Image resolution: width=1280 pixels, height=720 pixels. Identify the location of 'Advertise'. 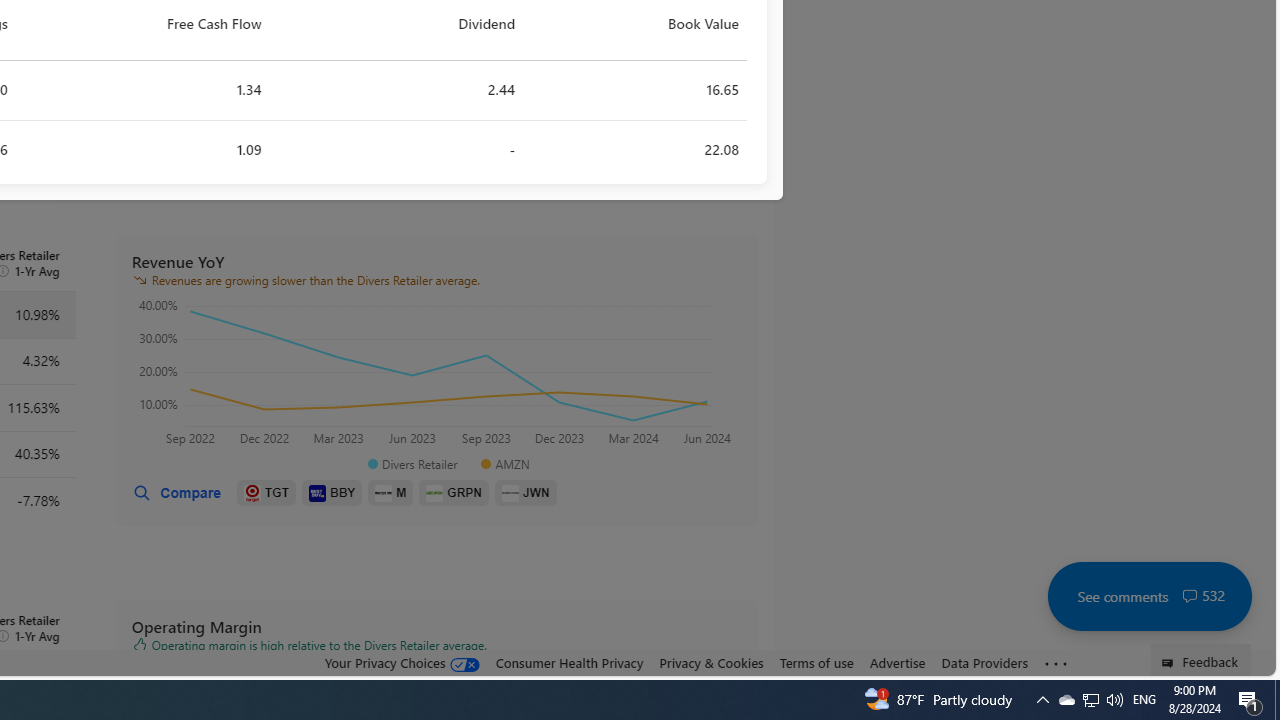
(896, 662).